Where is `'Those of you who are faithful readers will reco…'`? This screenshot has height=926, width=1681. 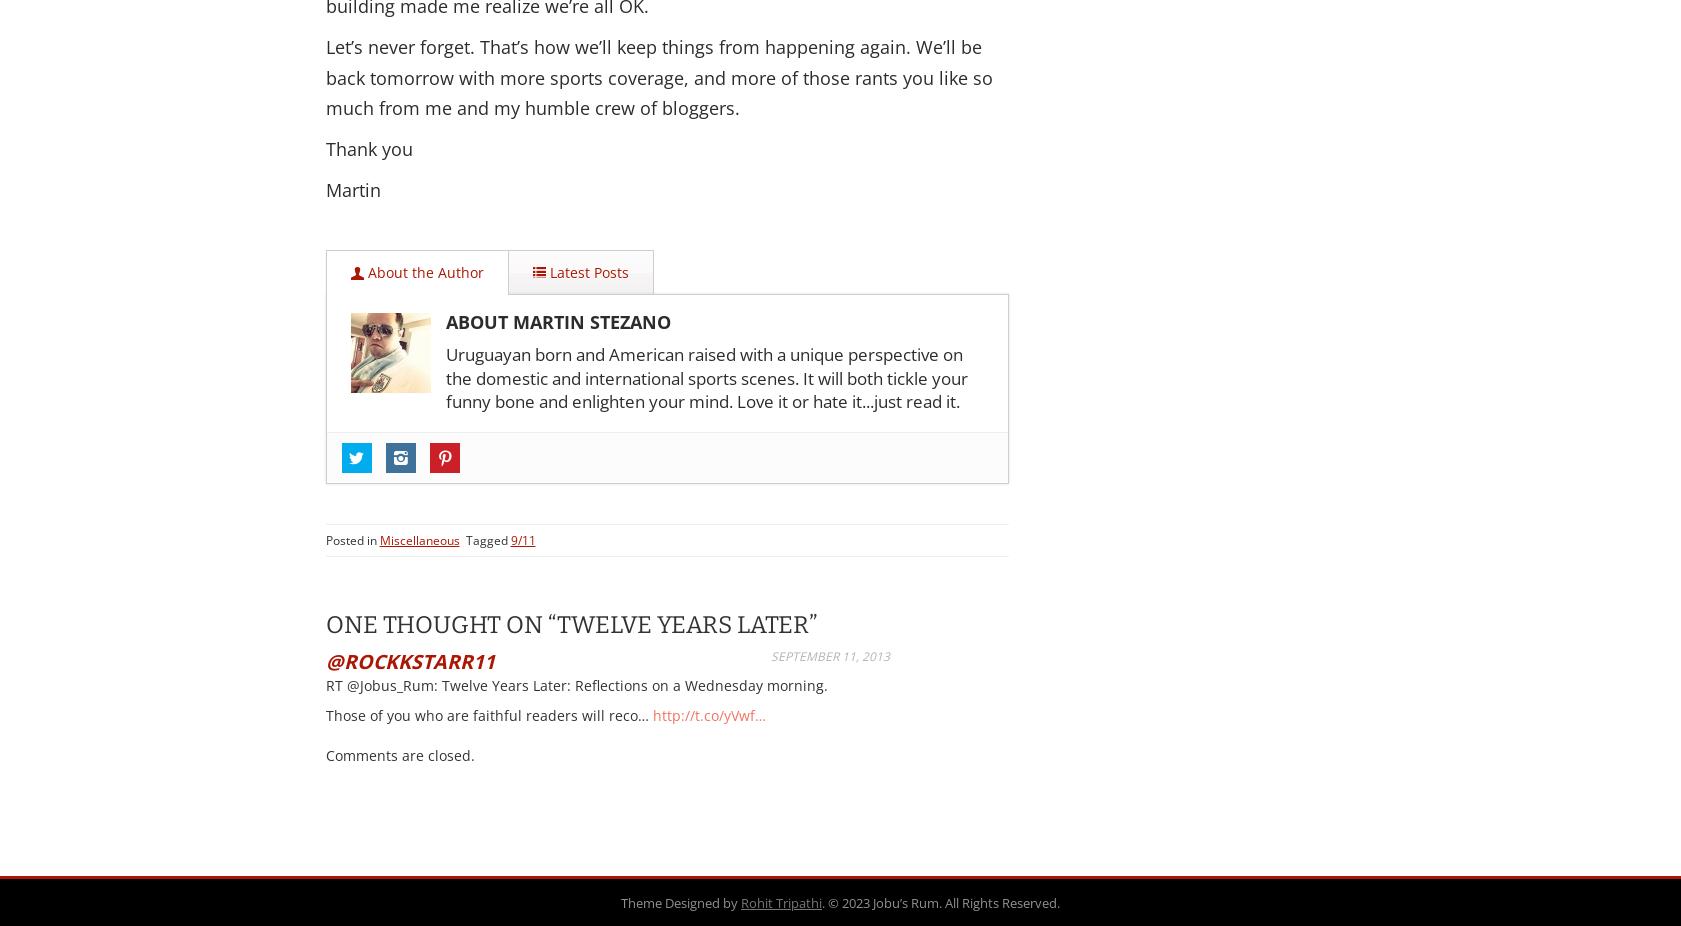
'Those of you who are faithful readers will reco…' is located at coordinates (487, 715).